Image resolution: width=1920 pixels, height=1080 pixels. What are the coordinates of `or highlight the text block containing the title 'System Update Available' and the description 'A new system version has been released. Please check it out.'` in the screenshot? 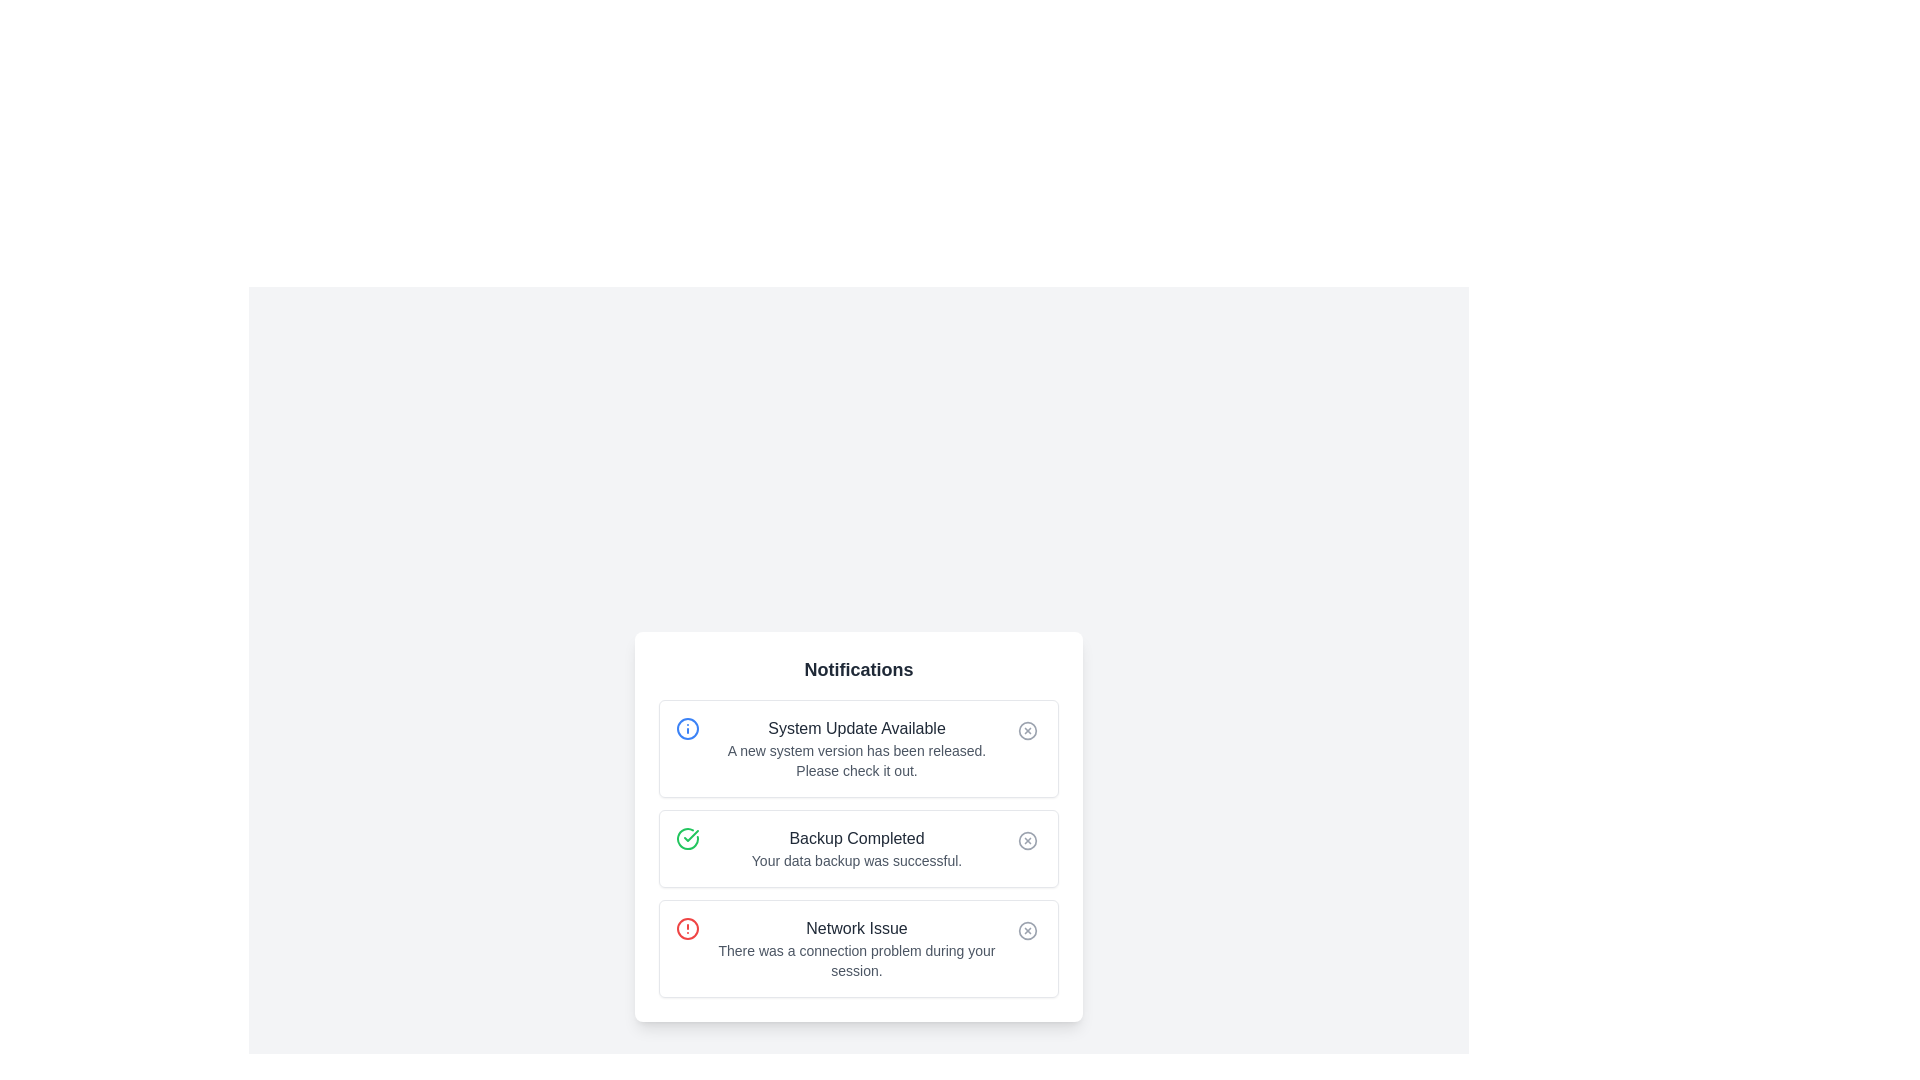 It's located at (857, 748).